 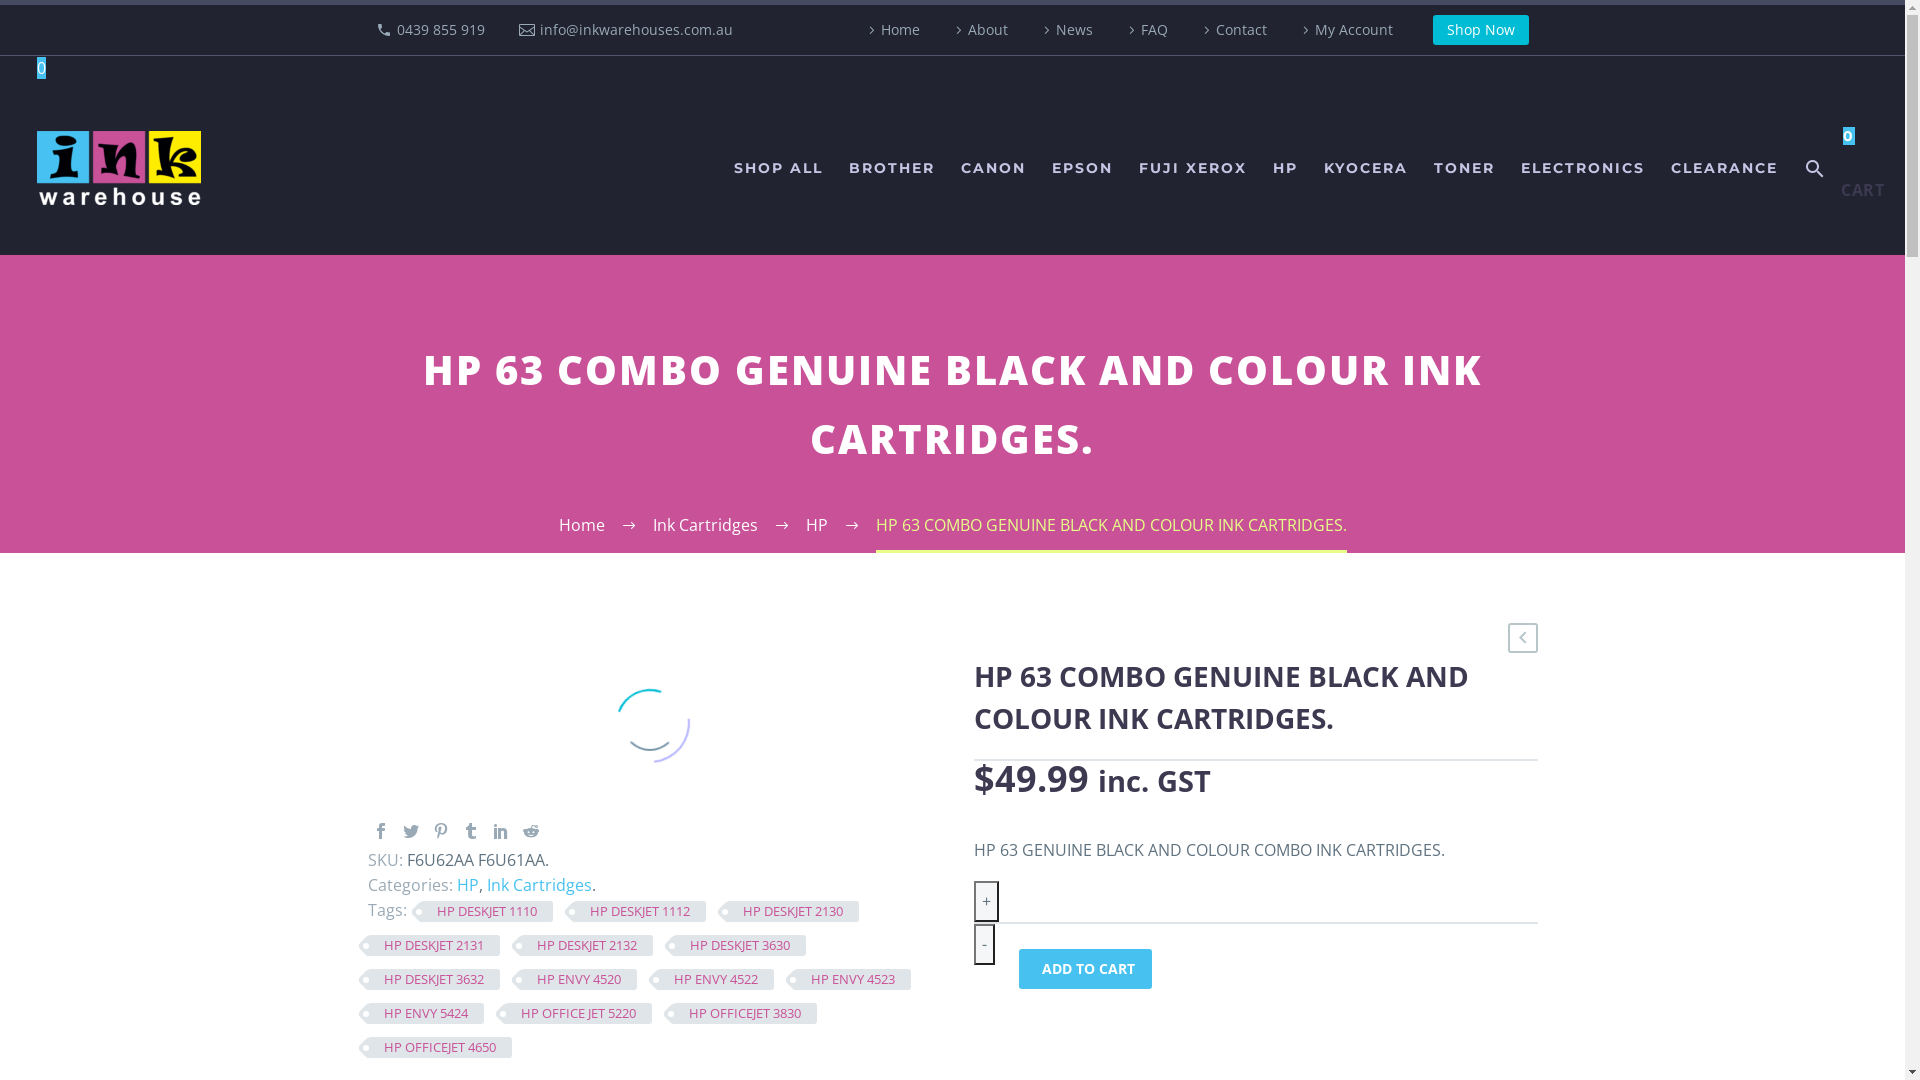 I want to click on 'KYOCERA', so click(x=1314, y=167).